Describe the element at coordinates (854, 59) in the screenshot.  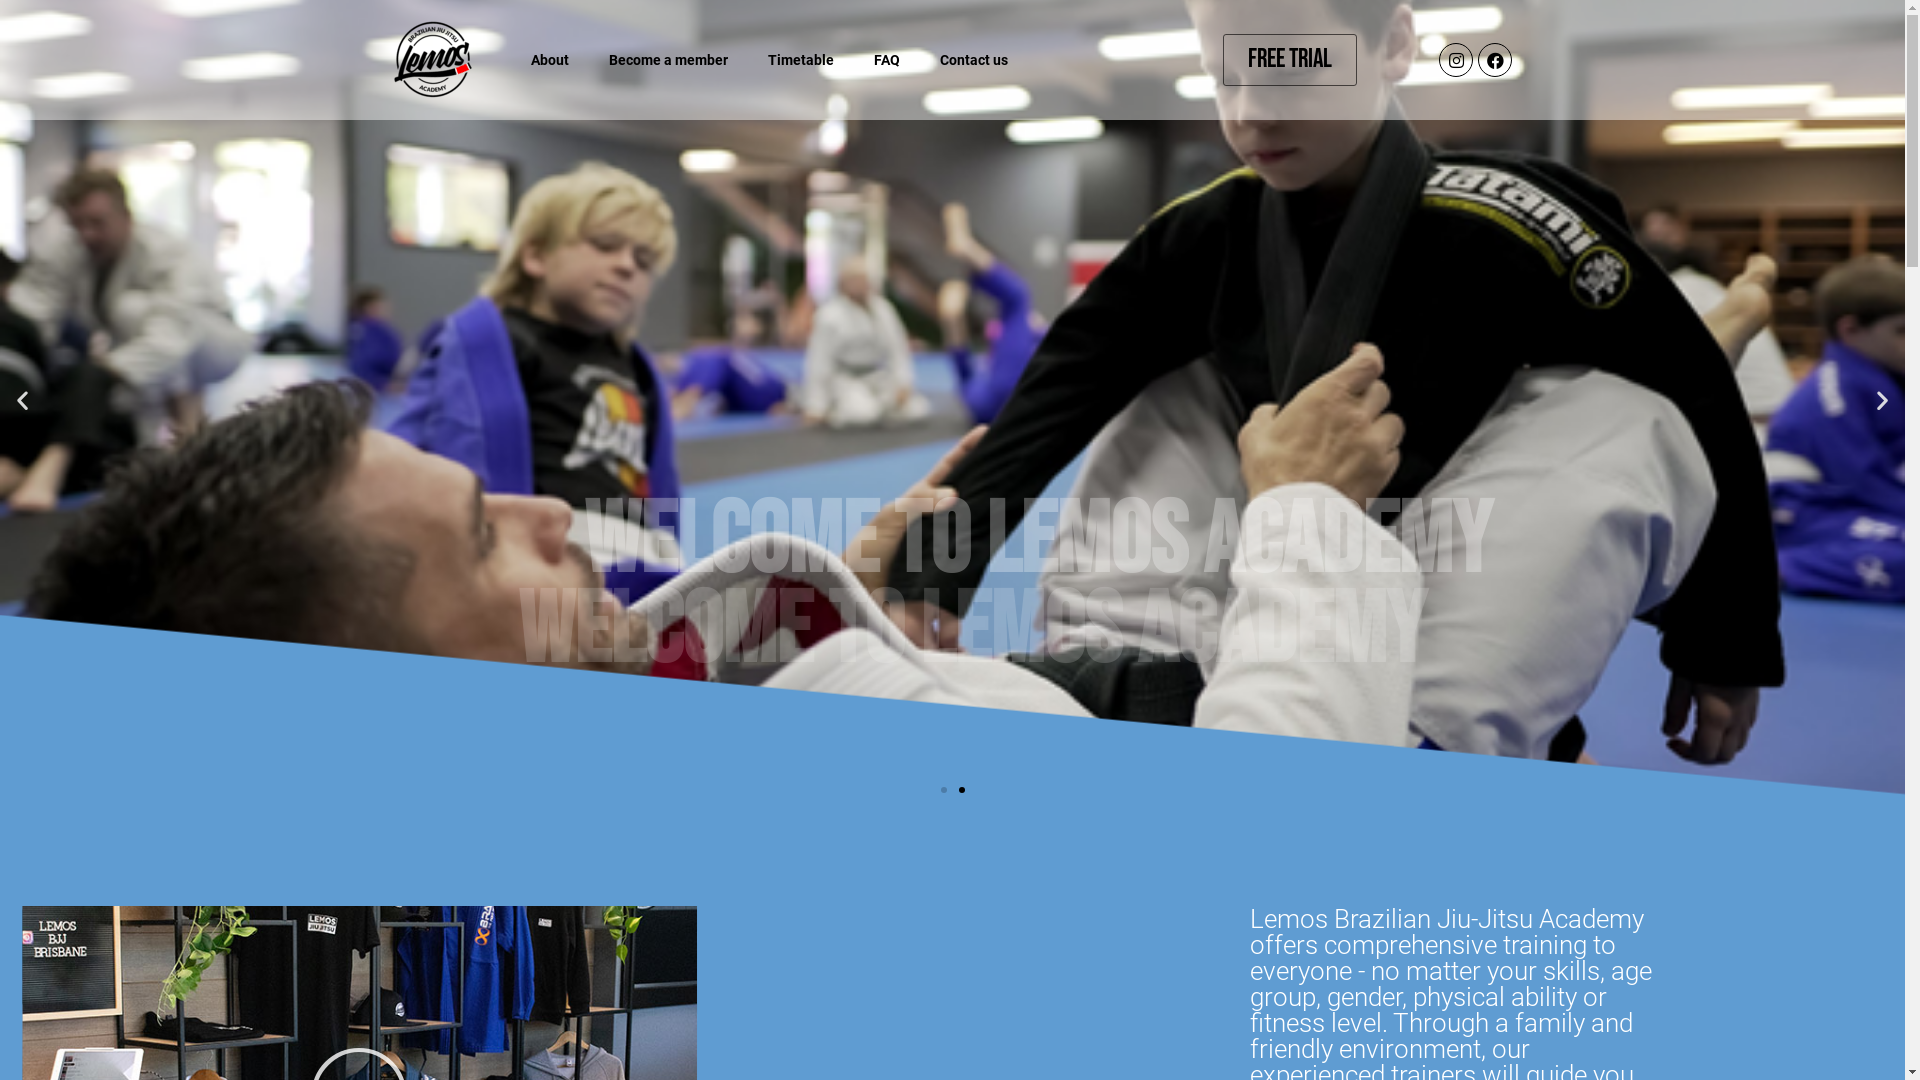
I see `'FAQ'` at that location.